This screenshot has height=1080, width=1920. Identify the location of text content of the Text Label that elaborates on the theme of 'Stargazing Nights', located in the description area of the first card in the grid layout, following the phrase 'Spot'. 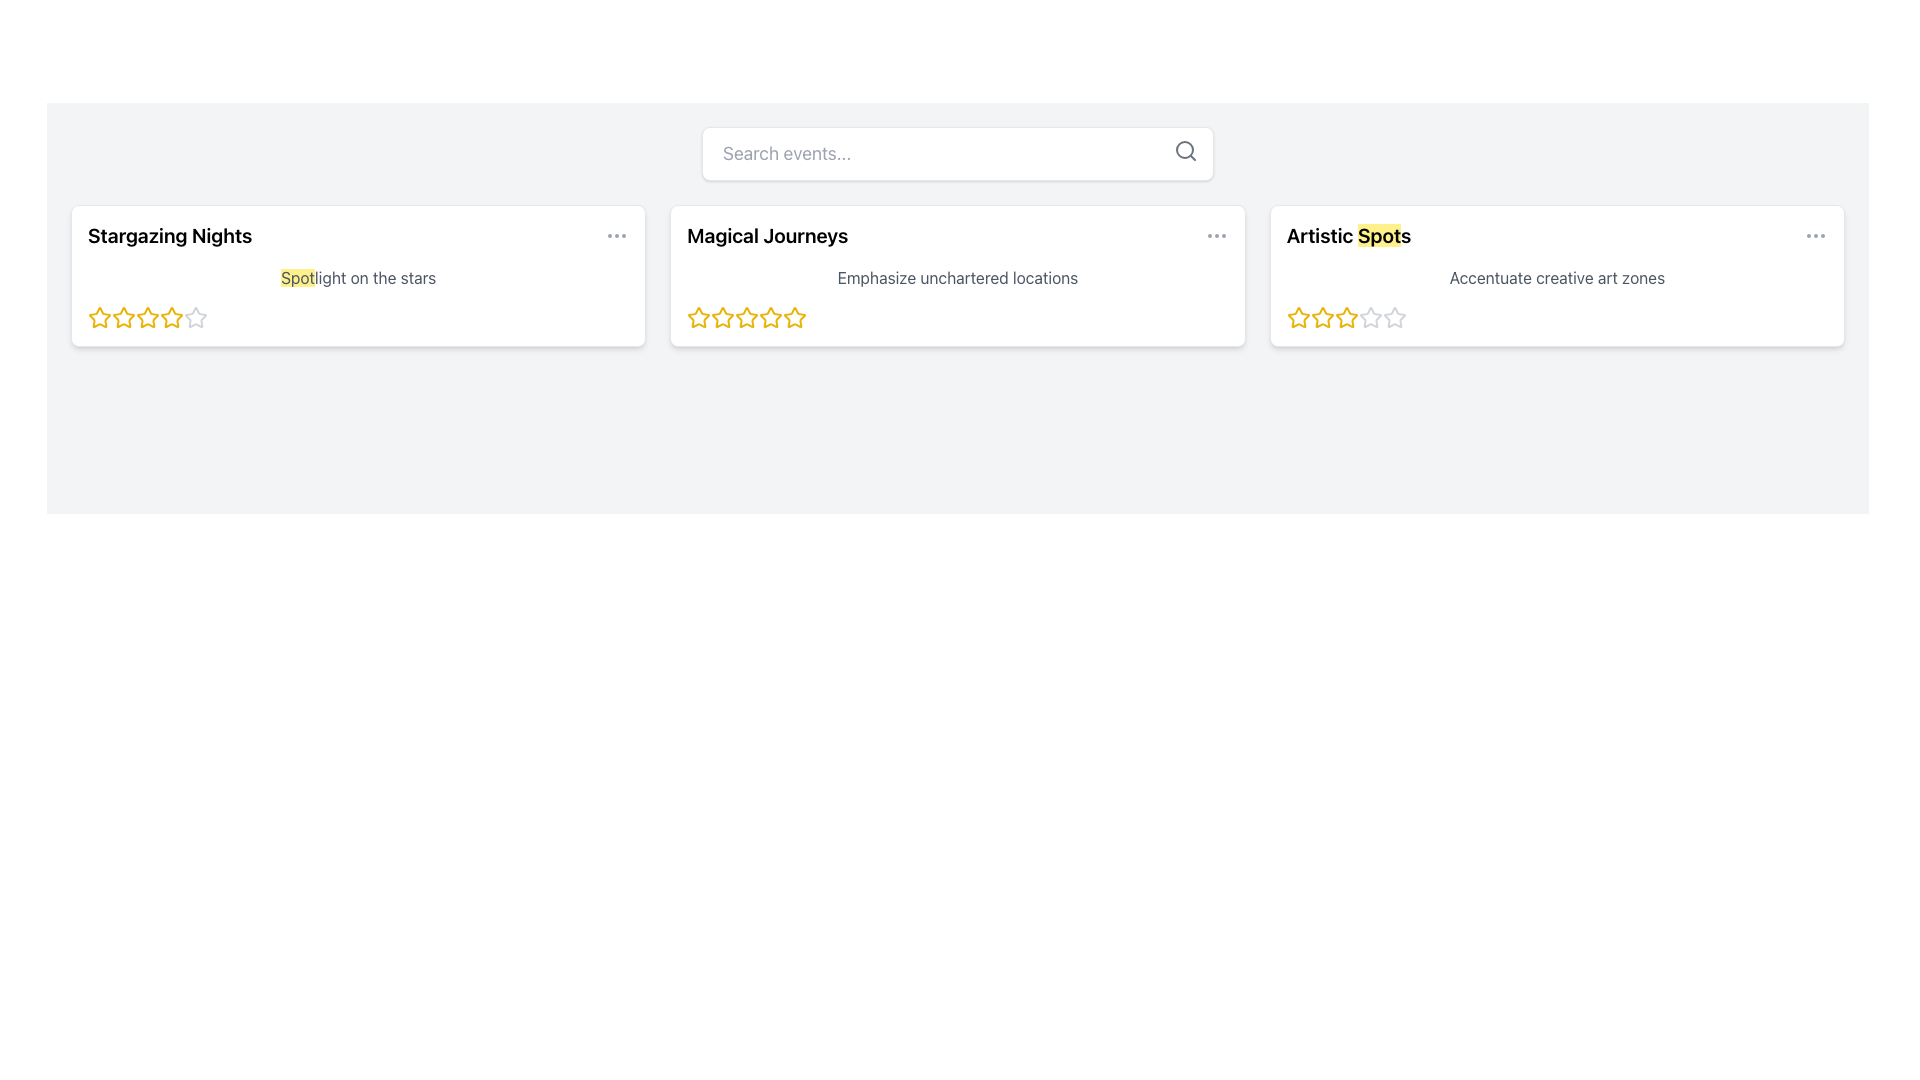
(375, 277).